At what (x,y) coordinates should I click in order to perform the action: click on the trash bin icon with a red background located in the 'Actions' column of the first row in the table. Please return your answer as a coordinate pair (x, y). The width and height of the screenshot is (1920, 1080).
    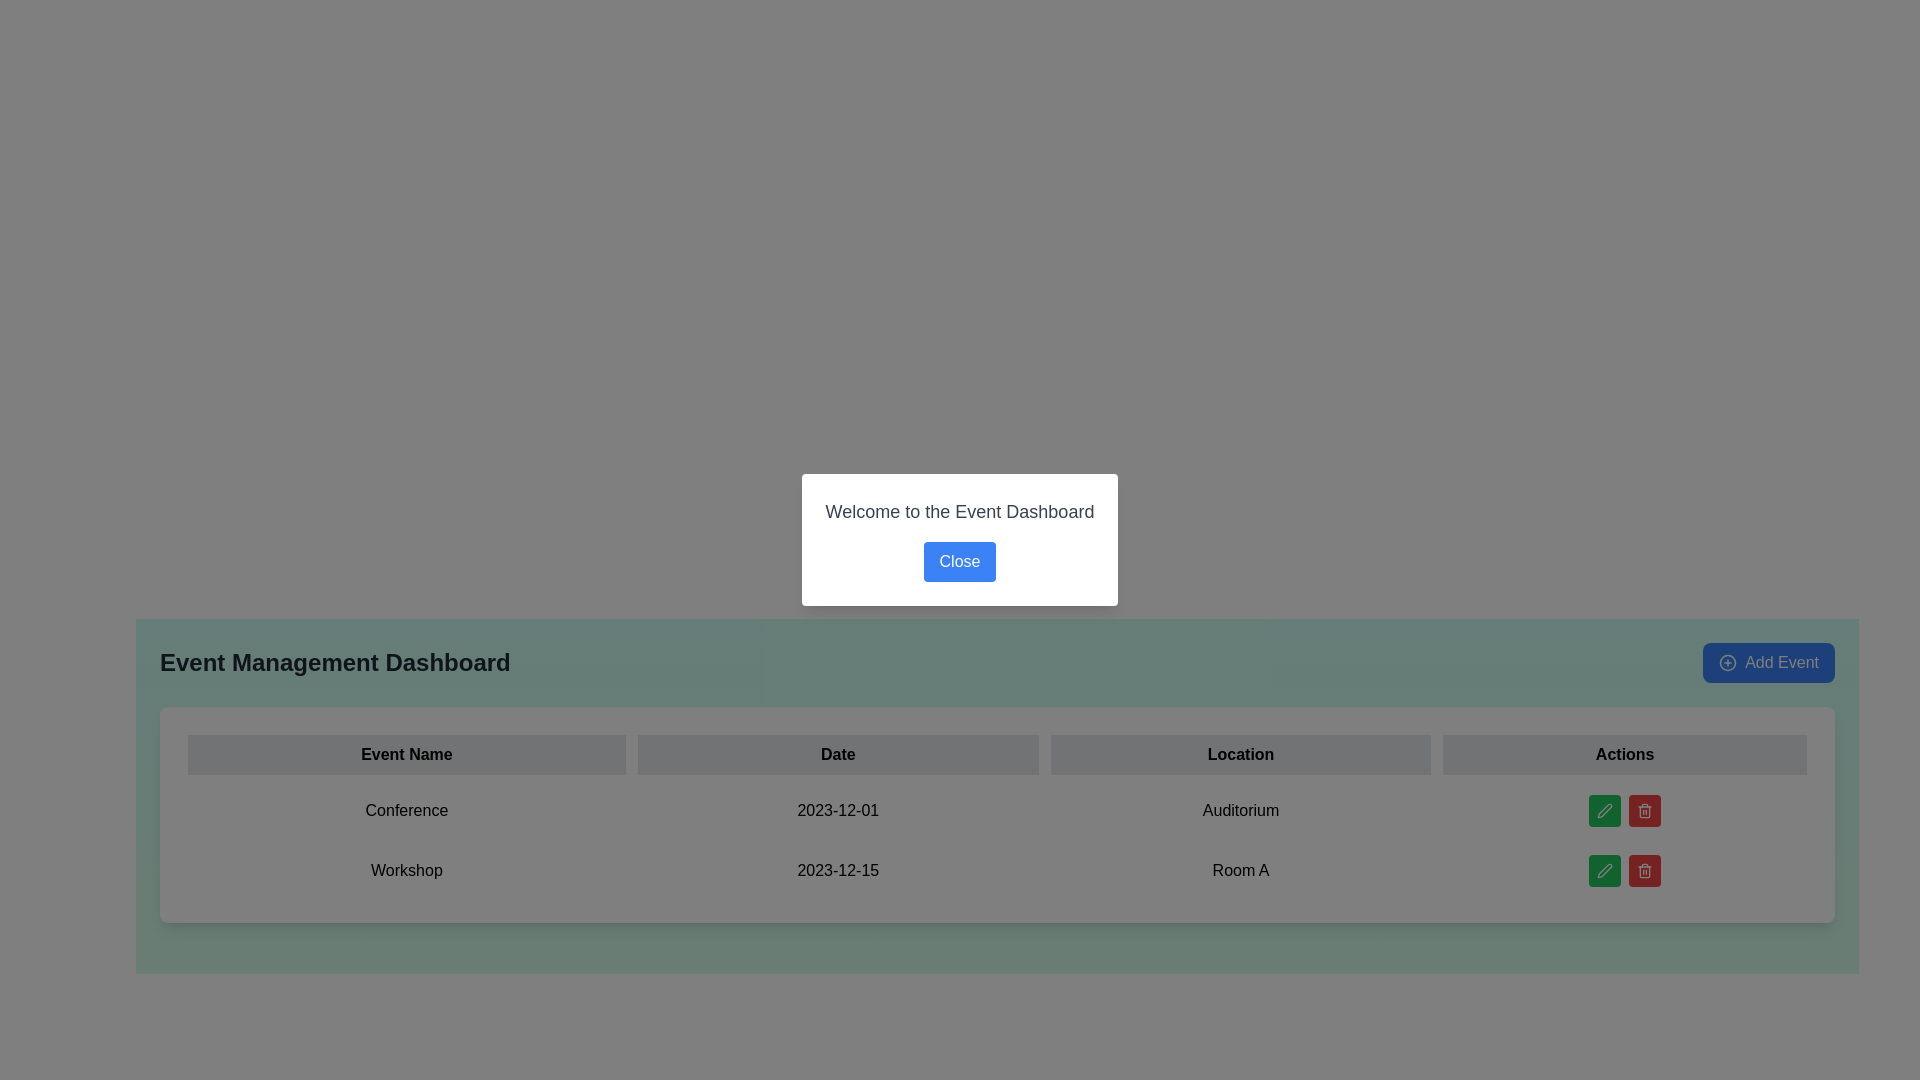
    Looking at the image, I should click on (1645, 810).